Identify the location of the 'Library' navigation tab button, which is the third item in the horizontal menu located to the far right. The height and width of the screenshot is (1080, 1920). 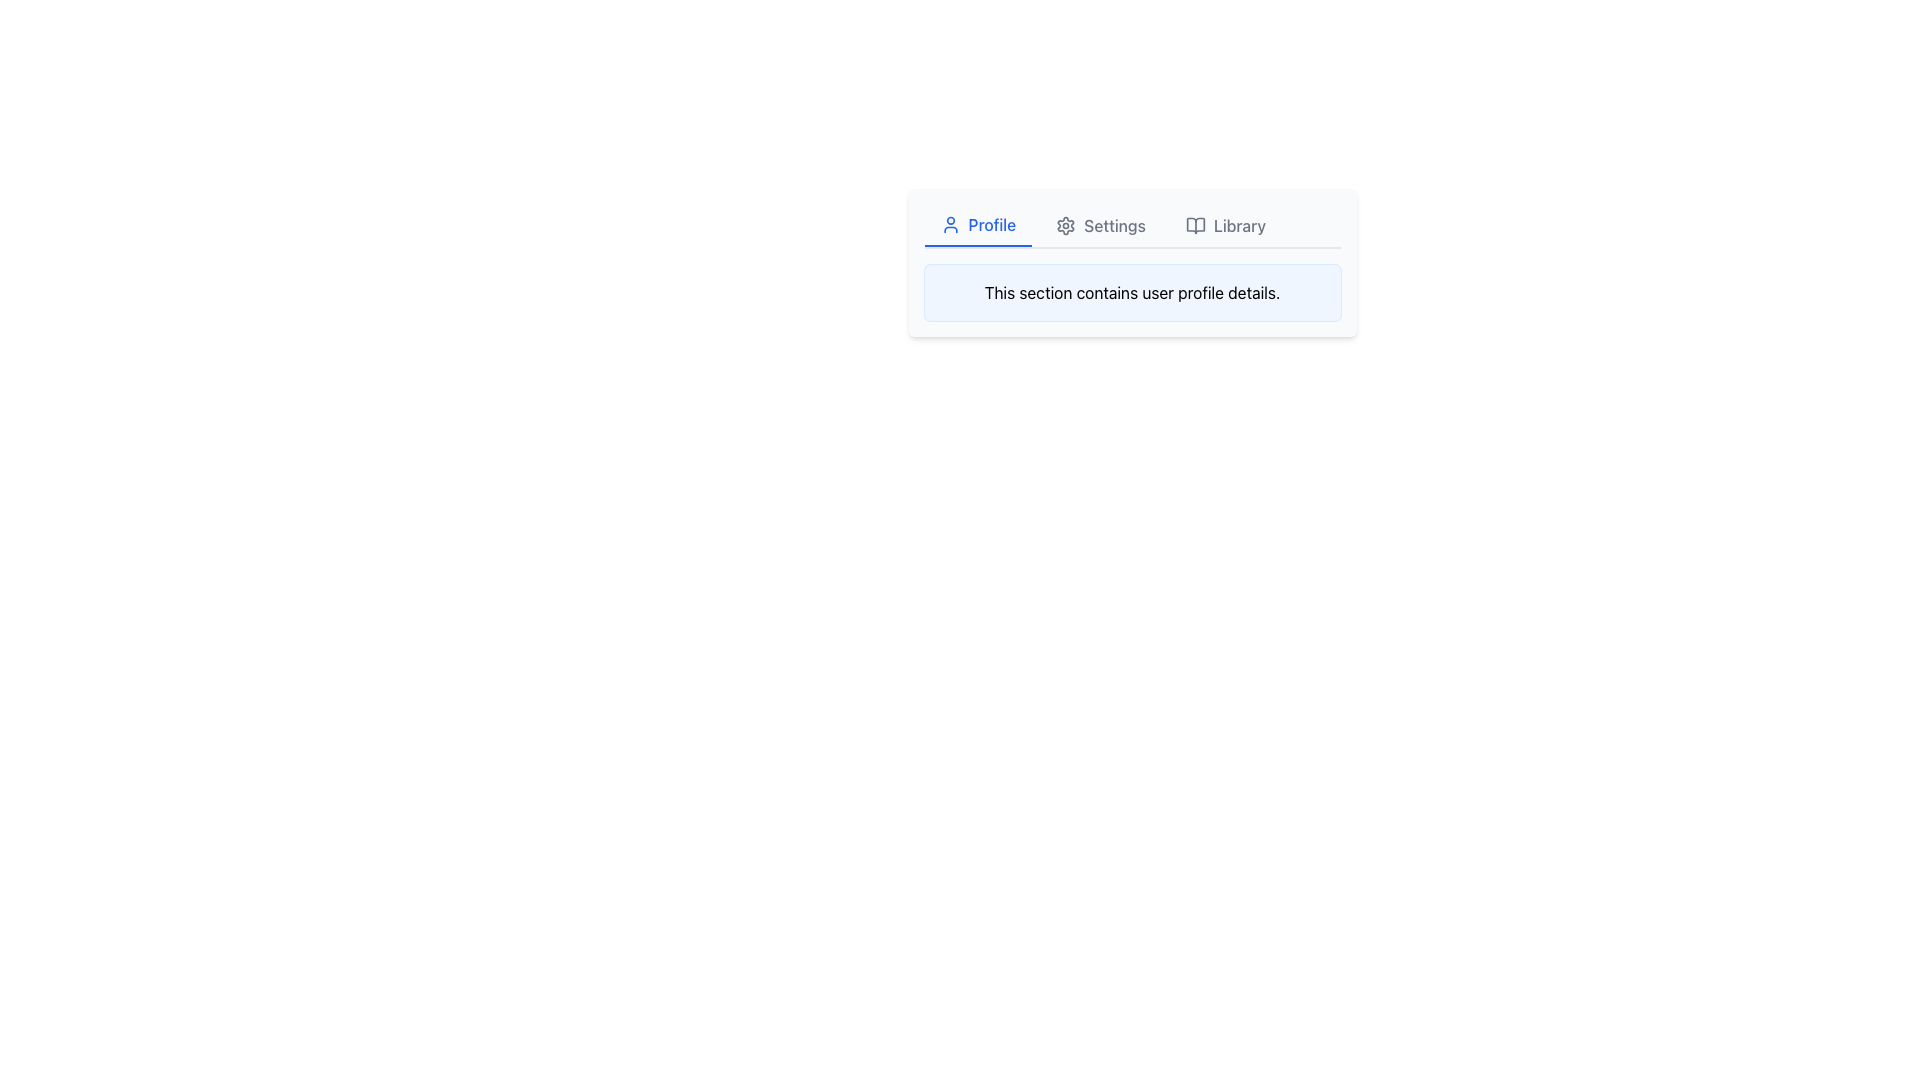
(1224, 225).